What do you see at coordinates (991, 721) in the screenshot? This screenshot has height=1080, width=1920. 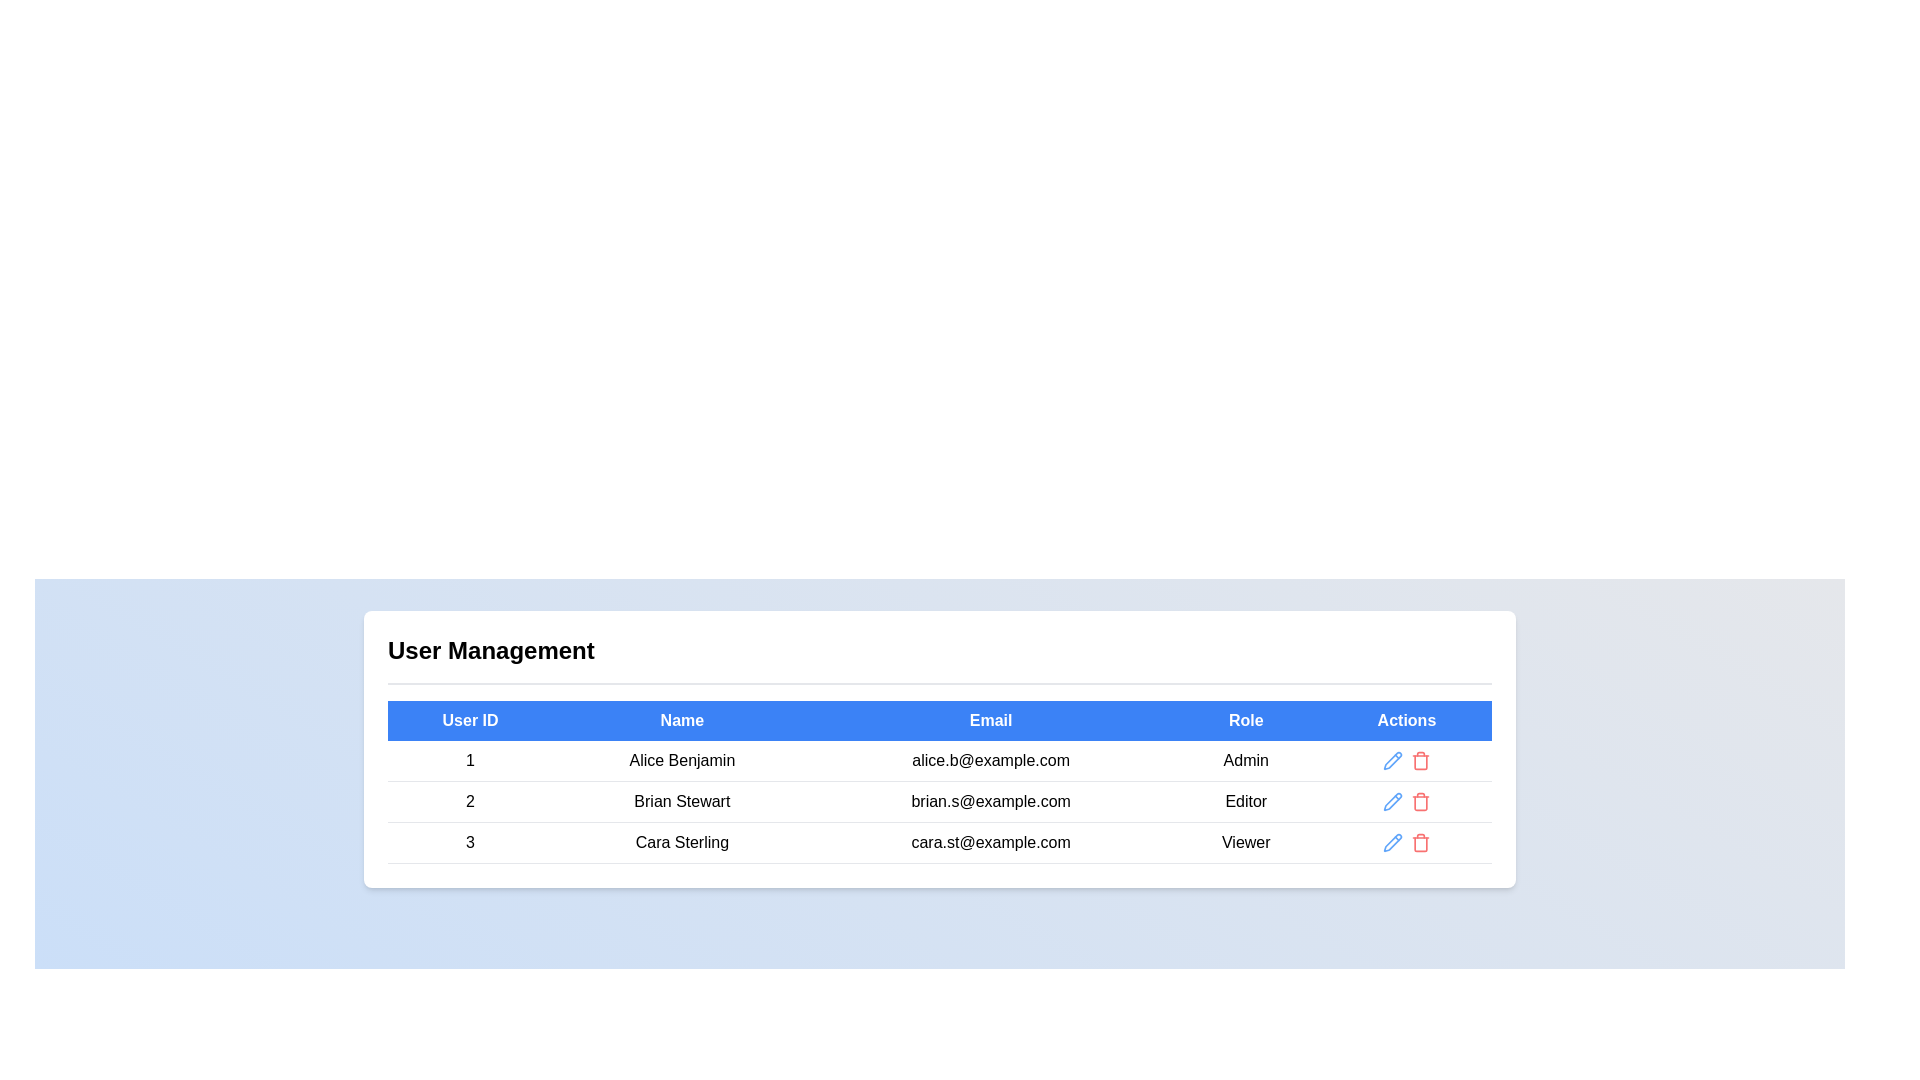 I see `the blue header button labeled 'Email' in the table interface, which is positioned between 'Name' and 'Role'` at bounding box center [991, 721].